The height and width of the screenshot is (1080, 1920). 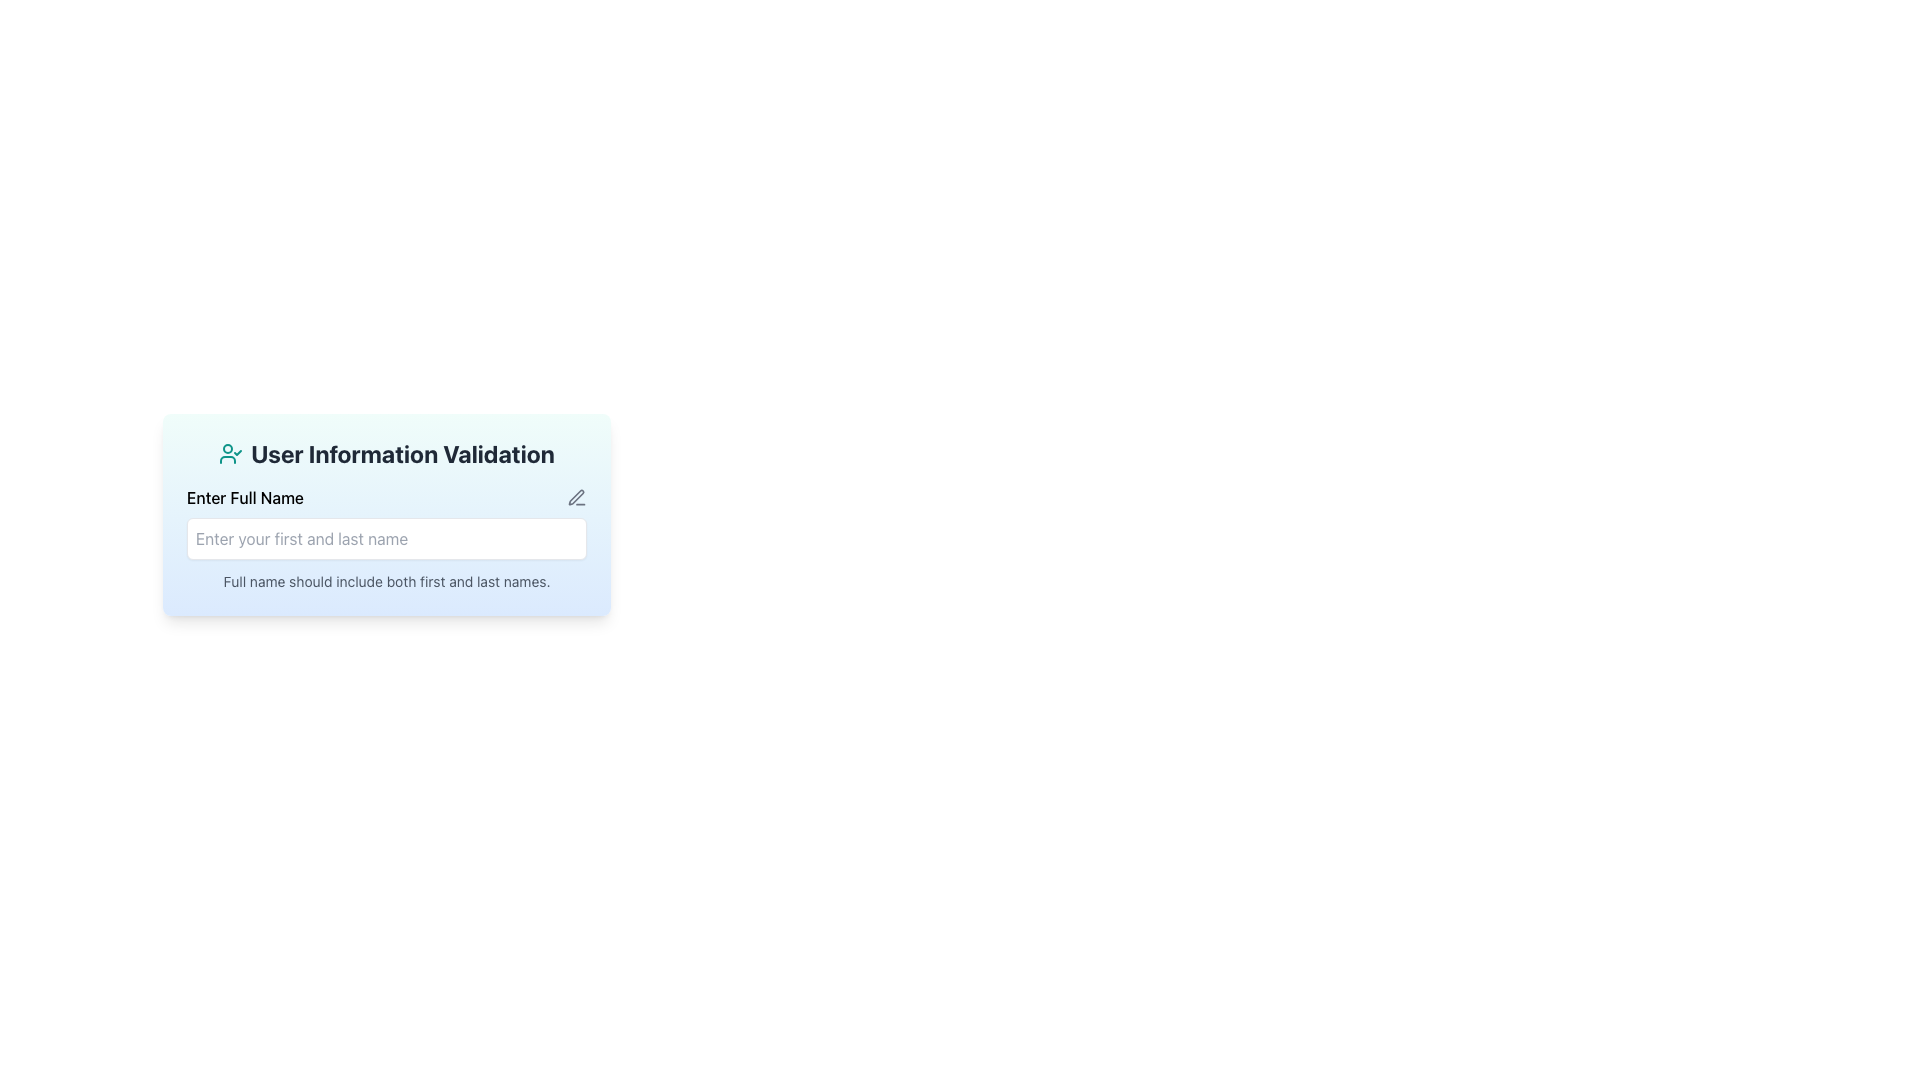 I want to click on instruction text that states 'Full name should include both first and last names.' located directly below the name input field in the 'User Information Validation' card, so click(x=387, y=582).